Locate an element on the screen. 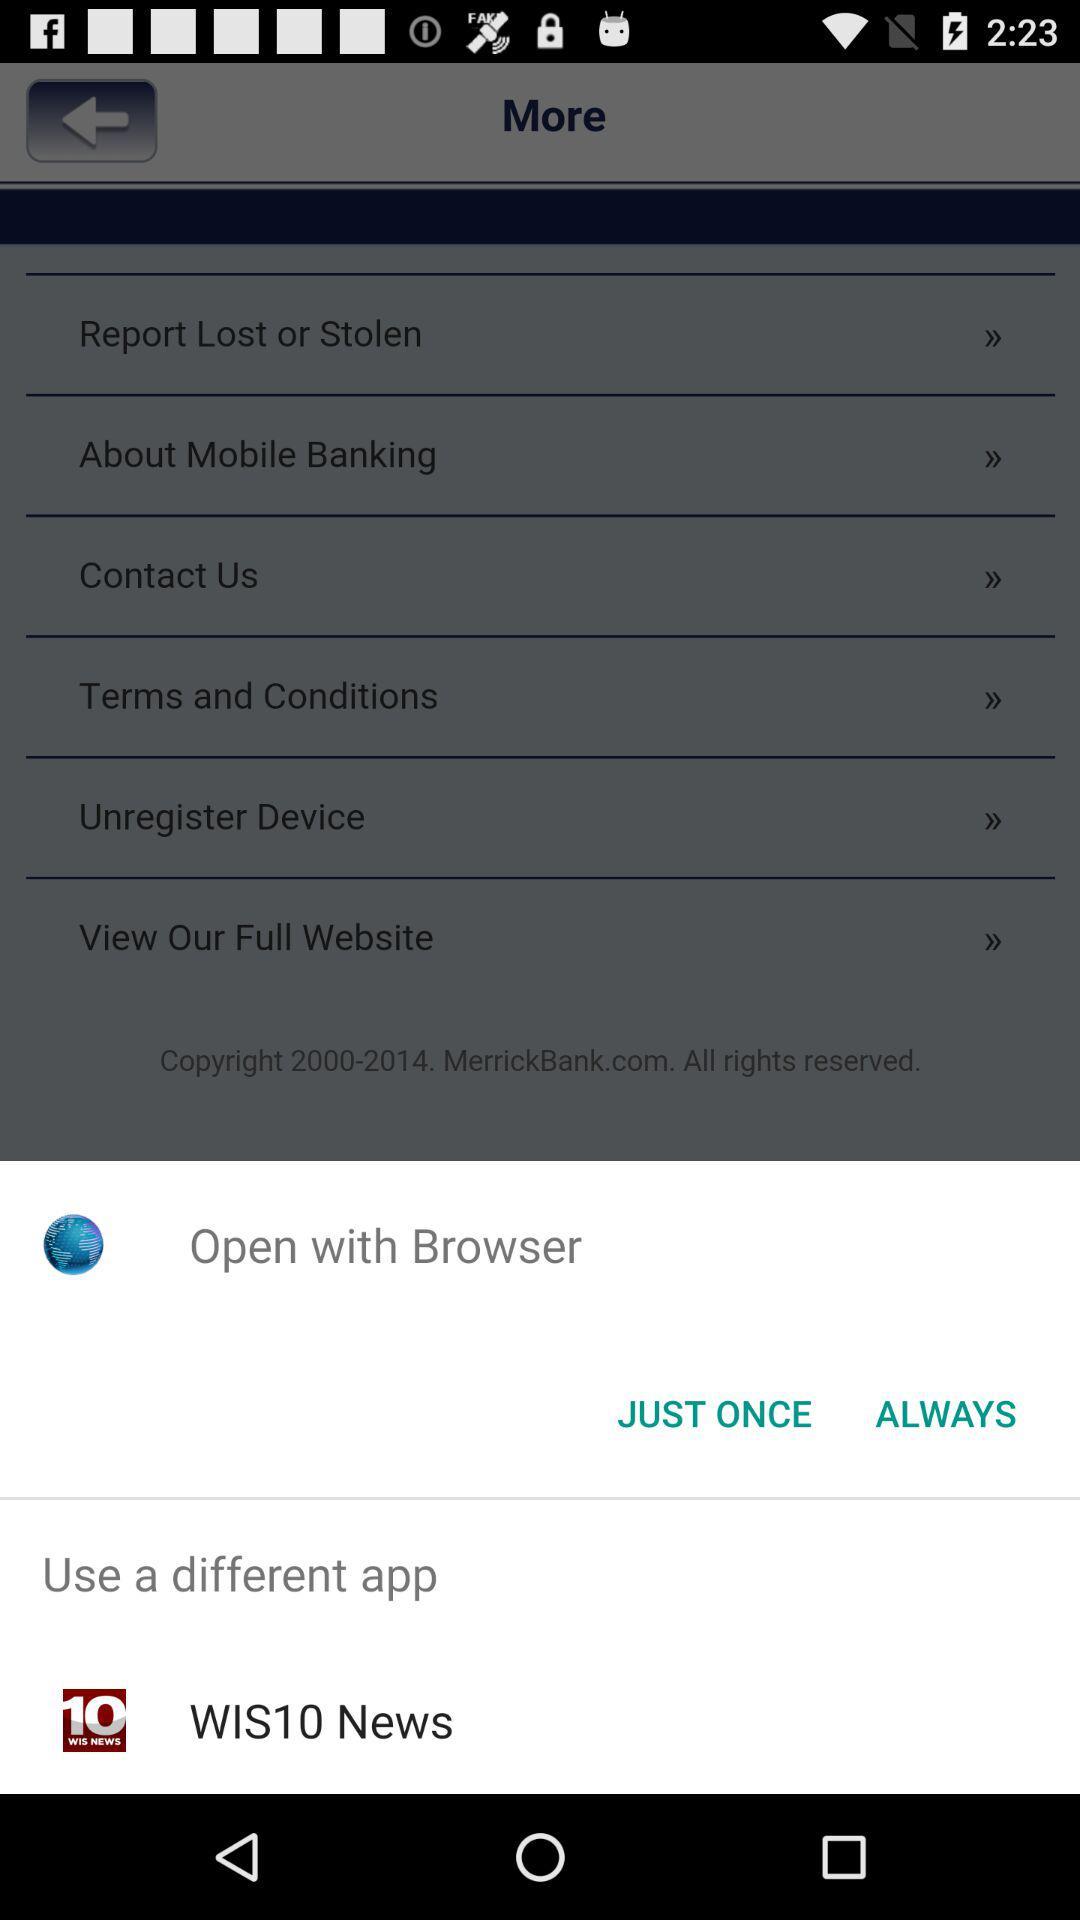 Image resolution: width=1080 pixels, height=1920 pixels. always is located at coordinates (945, 1411).